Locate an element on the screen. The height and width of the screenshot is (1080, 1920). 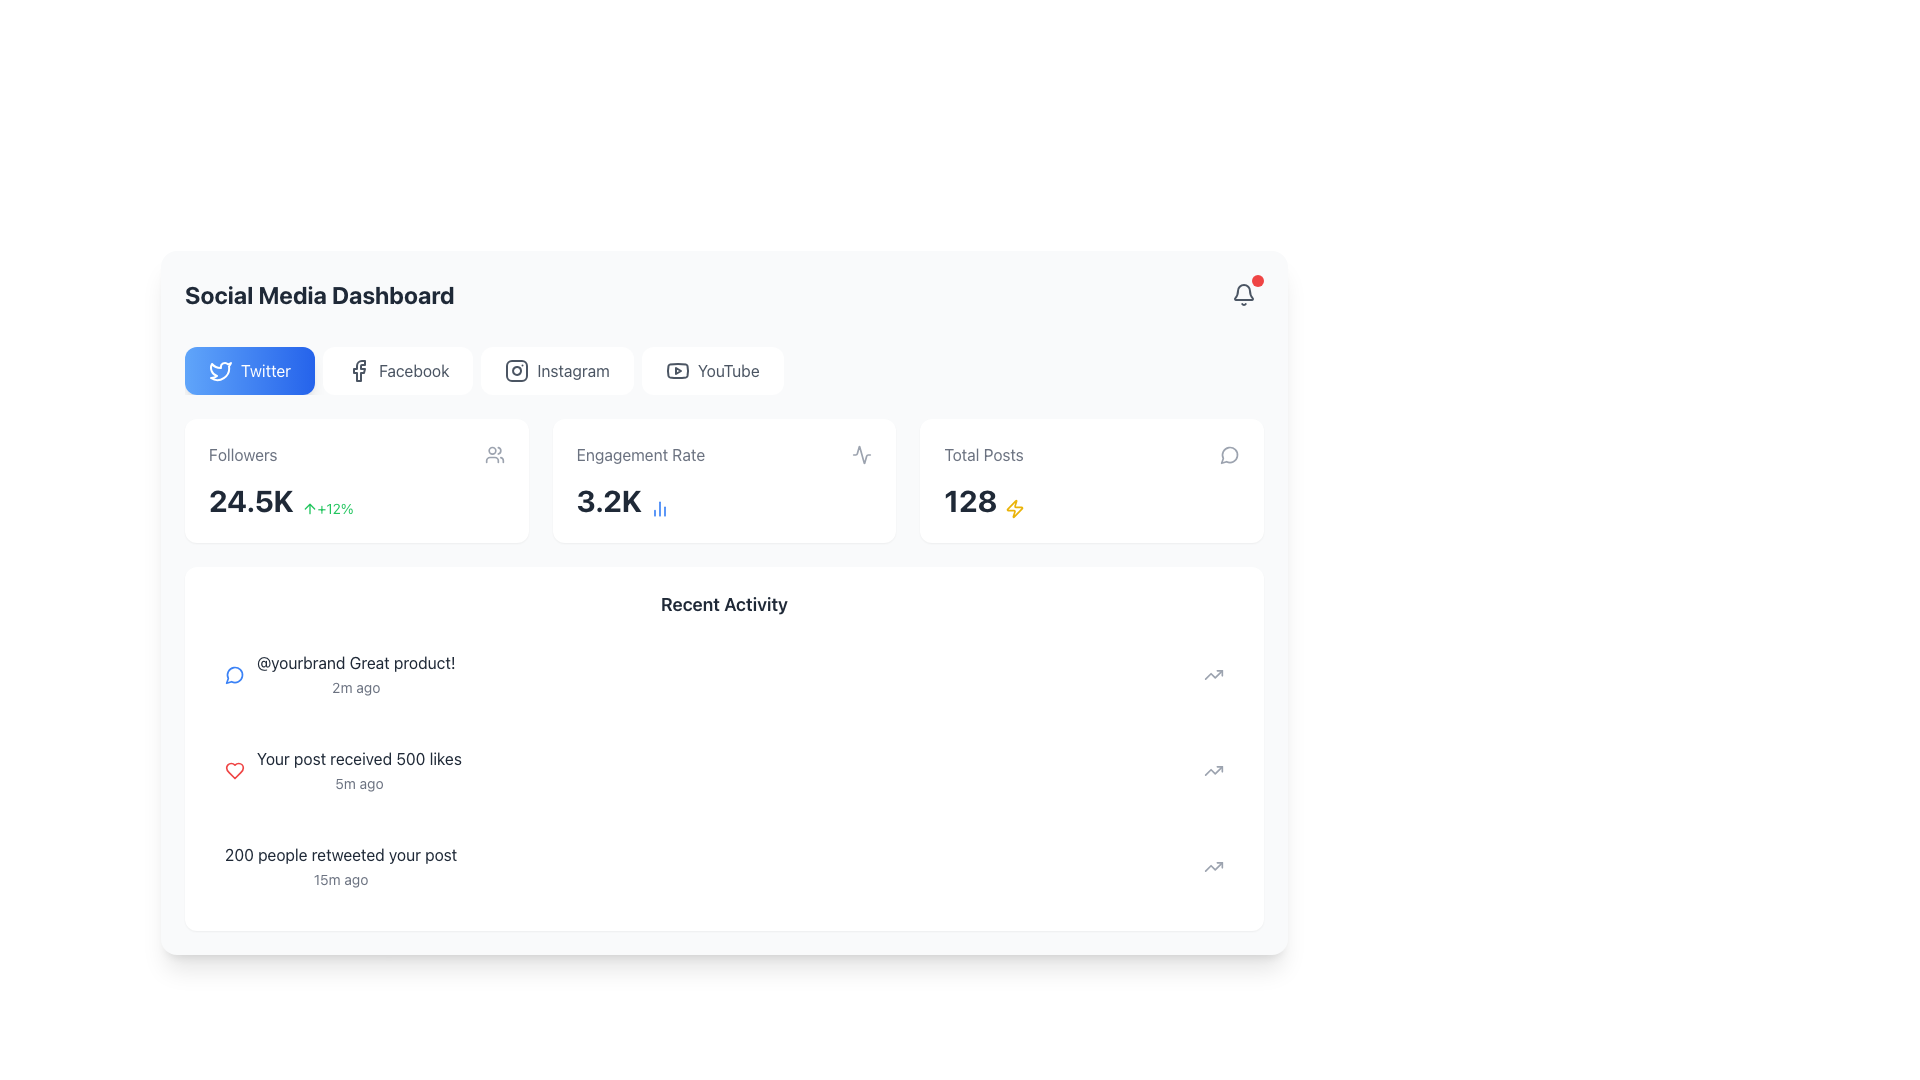
text block displaying the notification about the number of likes received on the user's post, located in the 'Recent Activity' section as the second item in the list is located at coordinates (359, 770).